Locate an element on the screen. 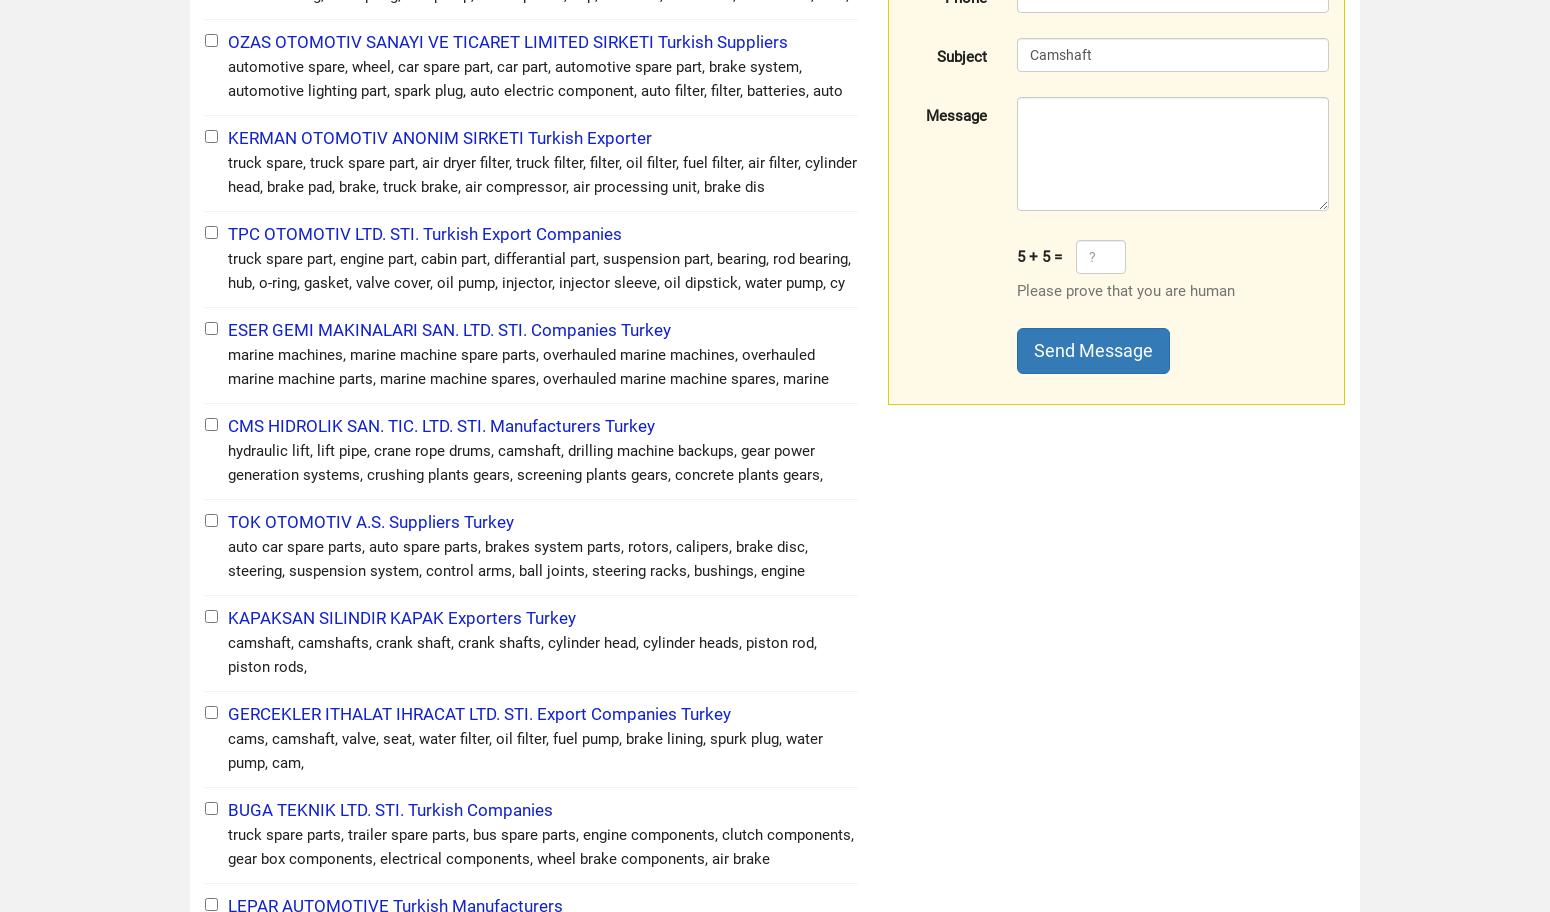 The image size is (1550, 912). 'marine machines, marine machine spare parts, overhauled marine machines, overhauled marine machine parts, marine machine spares, overhauled marine machine spares, marine main engines, marine main engi' is located at coordinates (527, 377).